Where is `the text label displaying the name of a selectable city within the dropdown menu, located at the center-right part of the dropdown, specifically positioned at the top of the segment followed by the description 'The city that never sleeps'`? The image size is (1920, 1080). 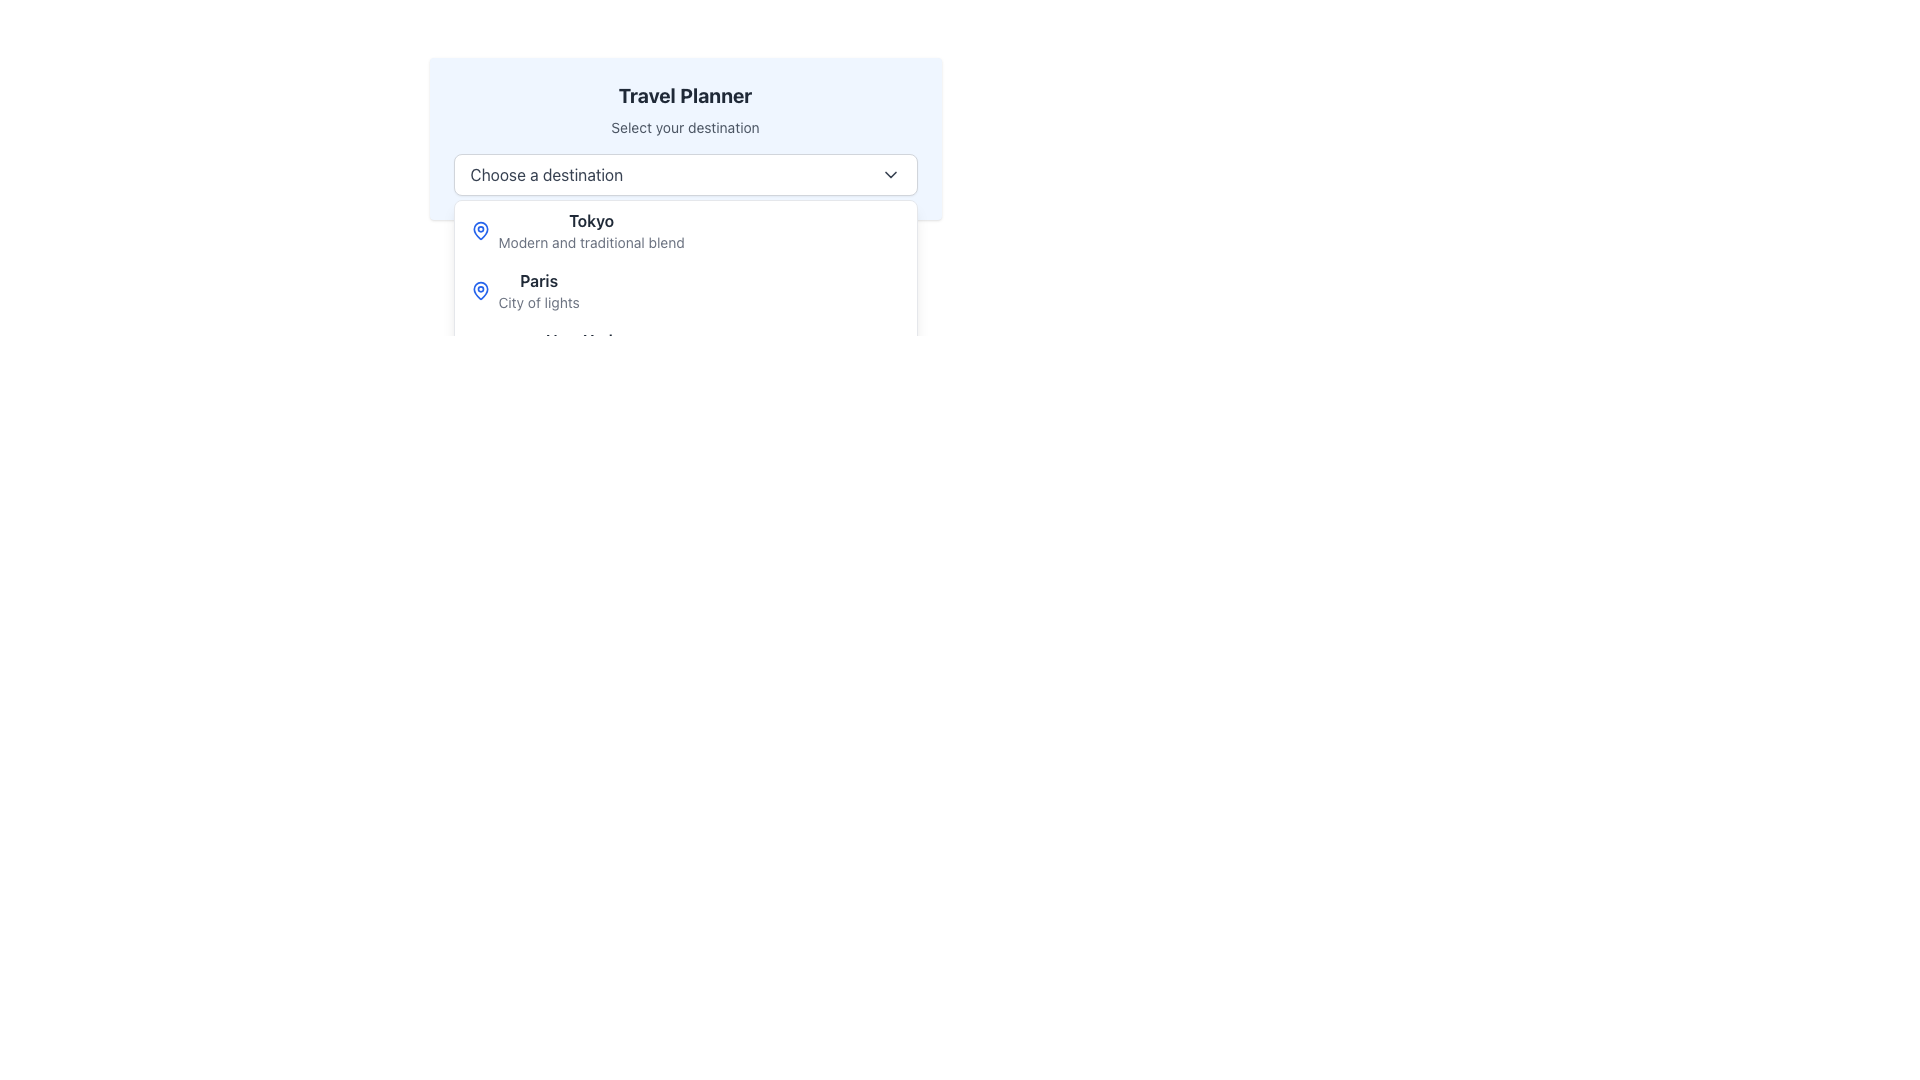 the text label displaying the name of a selectable city within the dropdown menu, located at the center-right part of the dropdown, specifically positioned at the top of the segment followed by the description 'The city that never sleeps' is located at coordinates (580, 339).